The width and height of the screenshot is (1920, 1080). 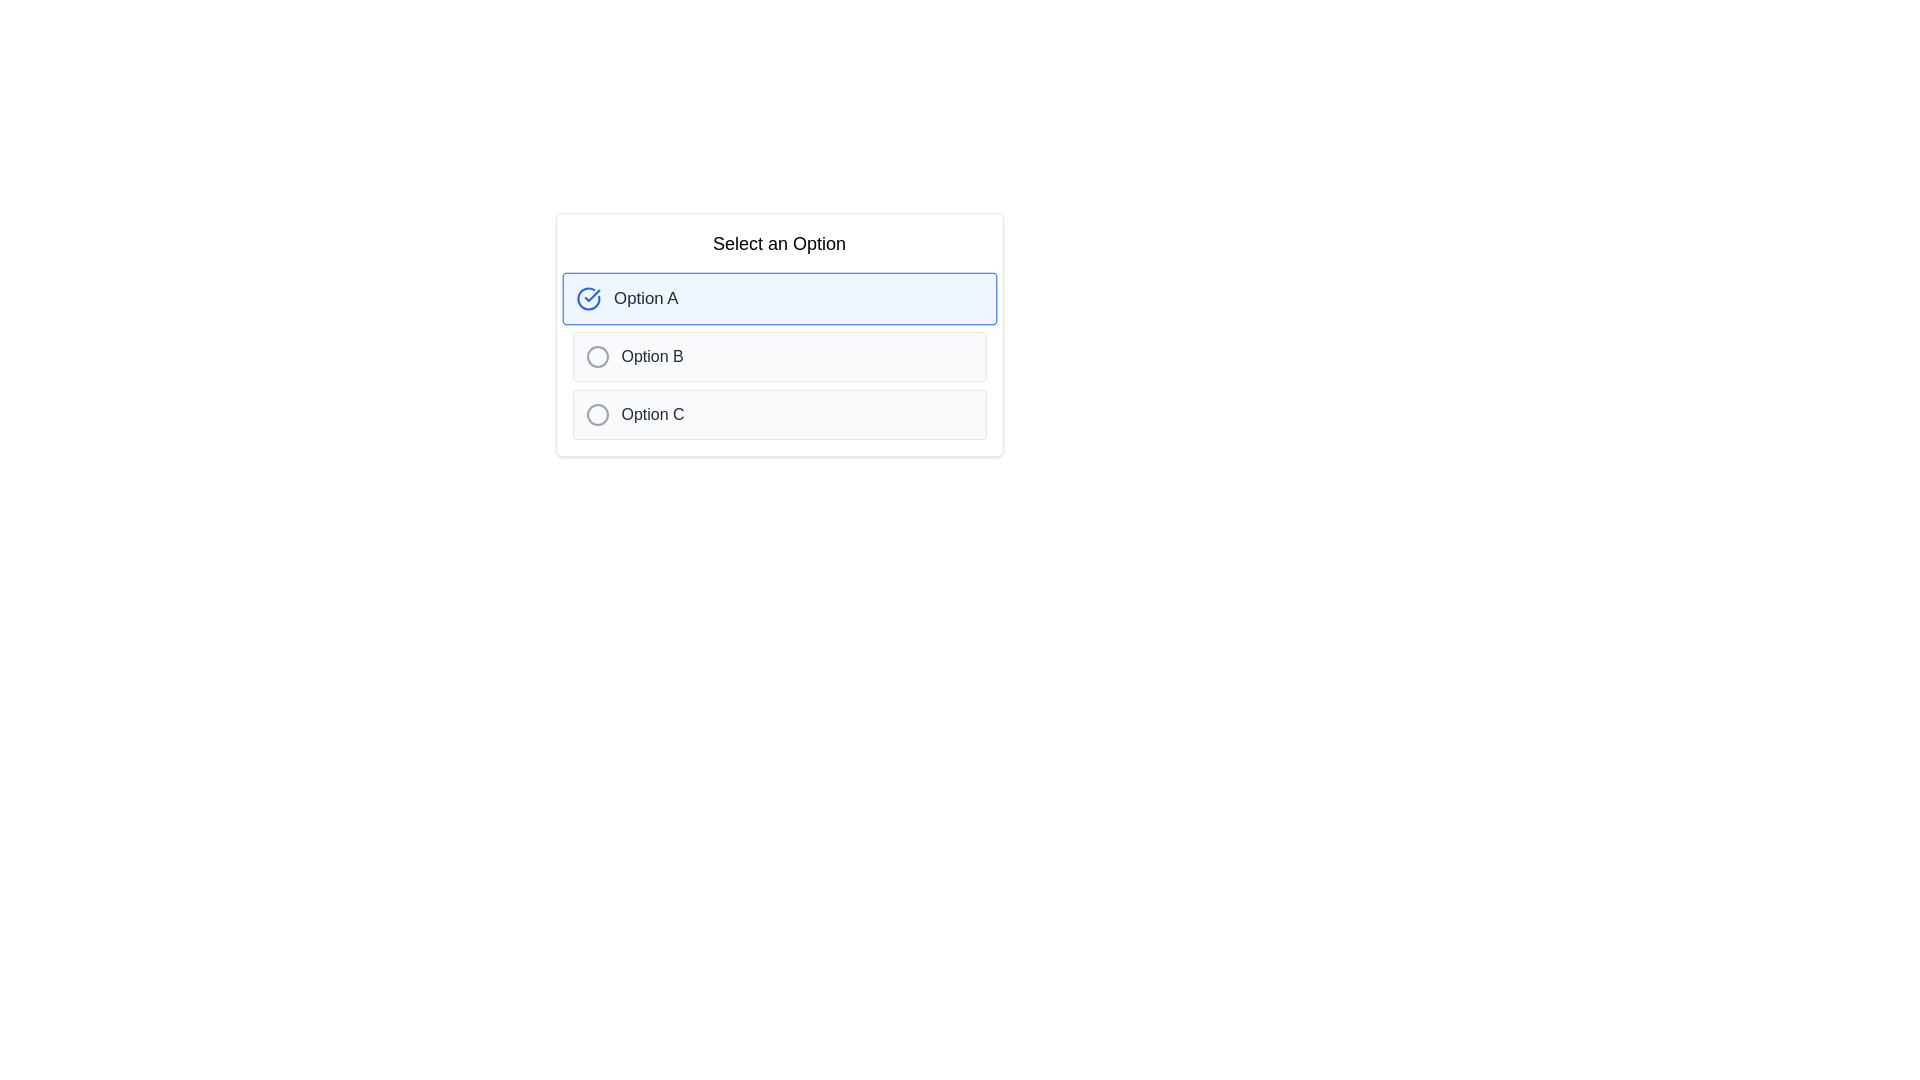 I want to click on text of the label for 'Option B', which is located in the middle row of a vertical list of selectable options, directly below 'Option A' and above 'Option C', so click(x=652, y=356).